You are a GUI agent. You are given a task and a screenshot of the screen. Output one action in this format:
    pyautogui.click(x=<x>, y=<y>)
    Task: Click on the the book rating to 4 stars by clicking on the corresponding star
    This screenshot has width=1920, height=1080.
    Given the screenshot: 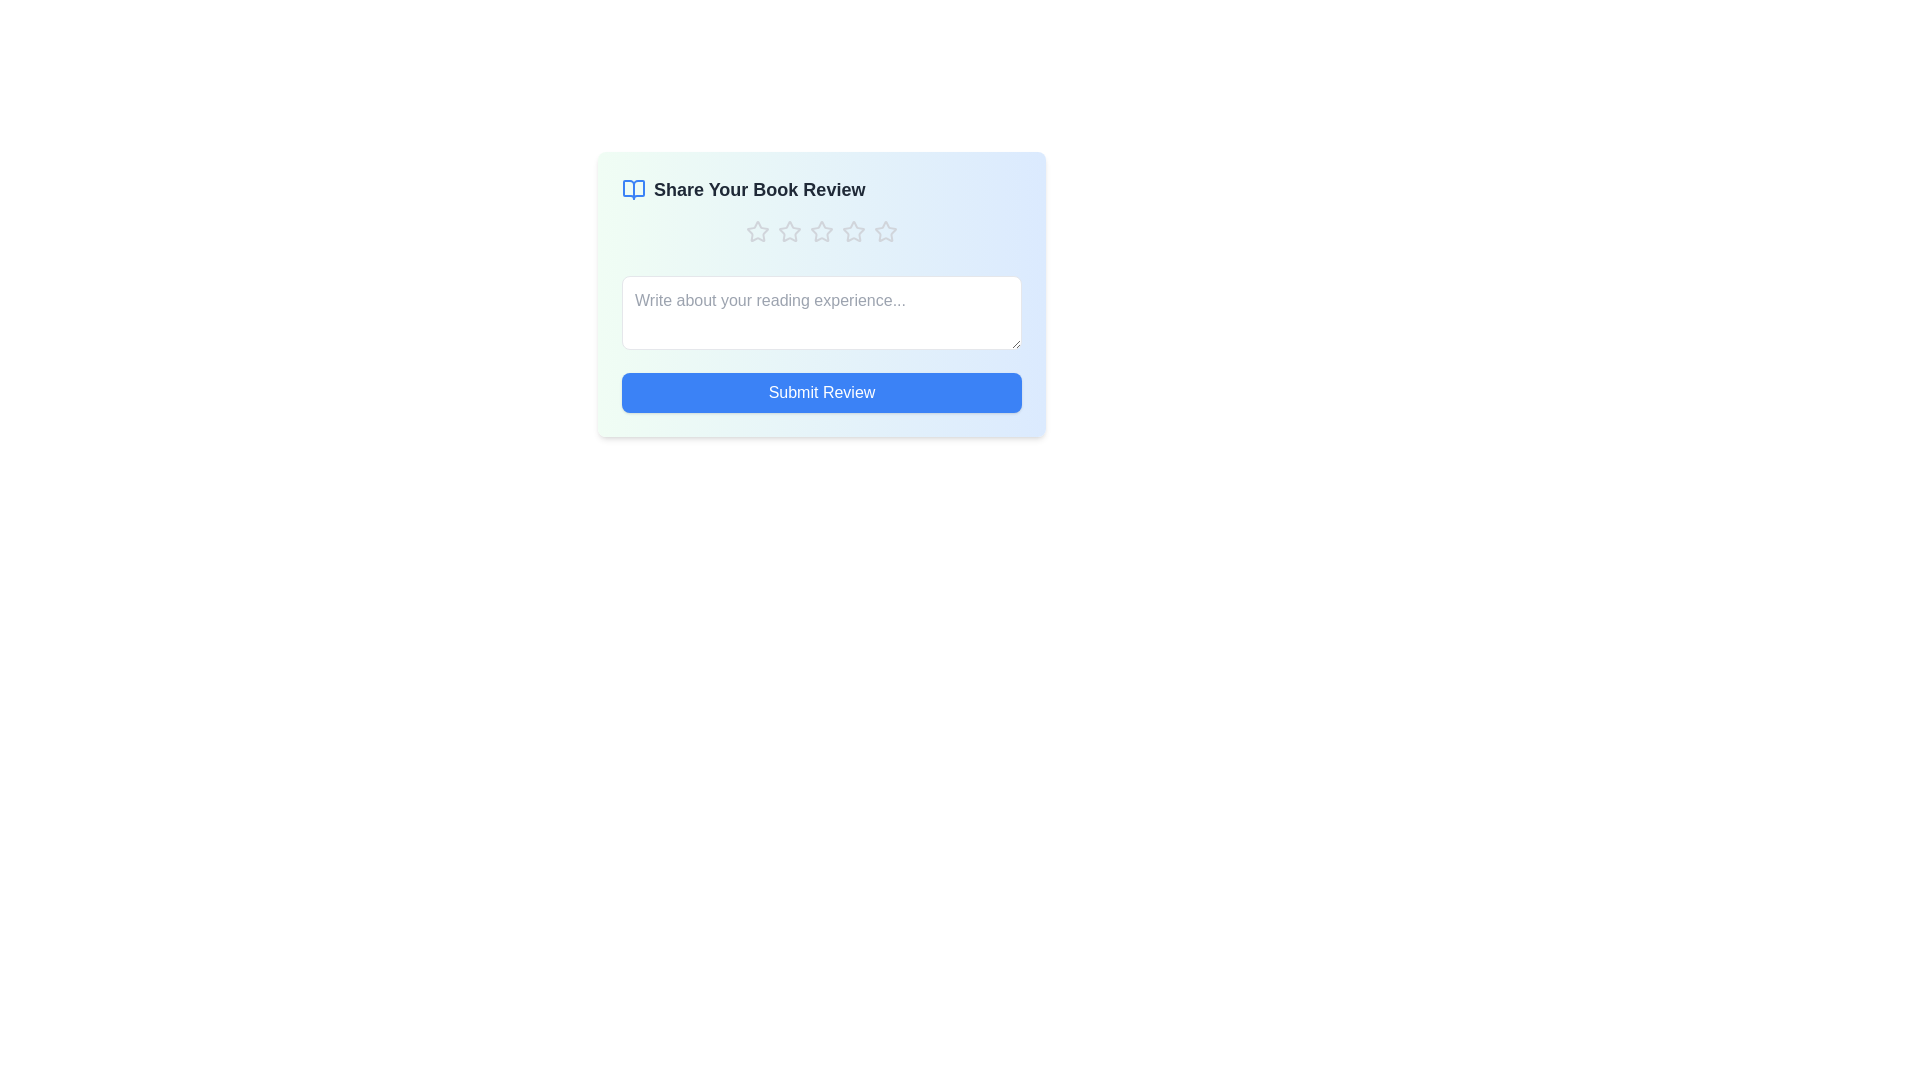 What is the action you would take?
    pyautogui.click(x=854, y=230)
    